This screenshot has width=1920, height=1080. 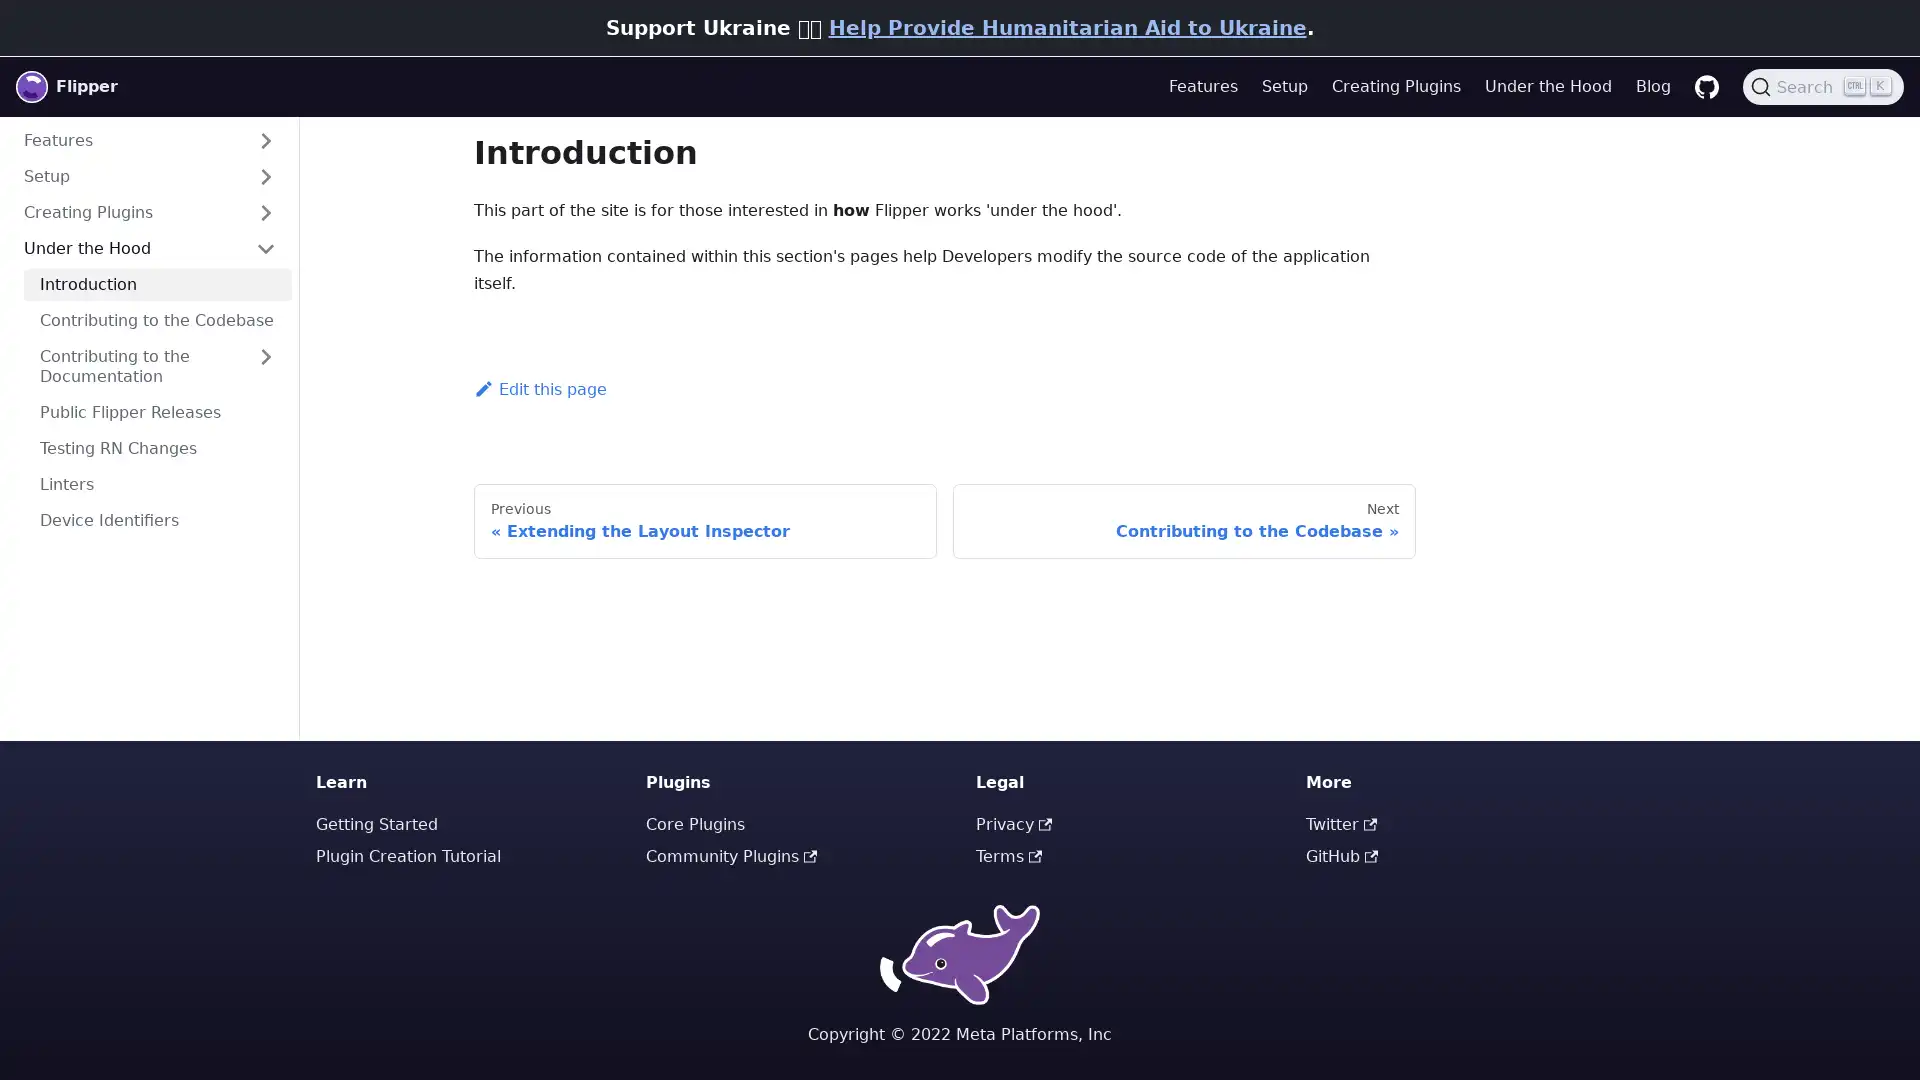 What do you see at coordinates (1823, 86) in the screenshot?
I see `Search` at bounding box center [1823, 86].